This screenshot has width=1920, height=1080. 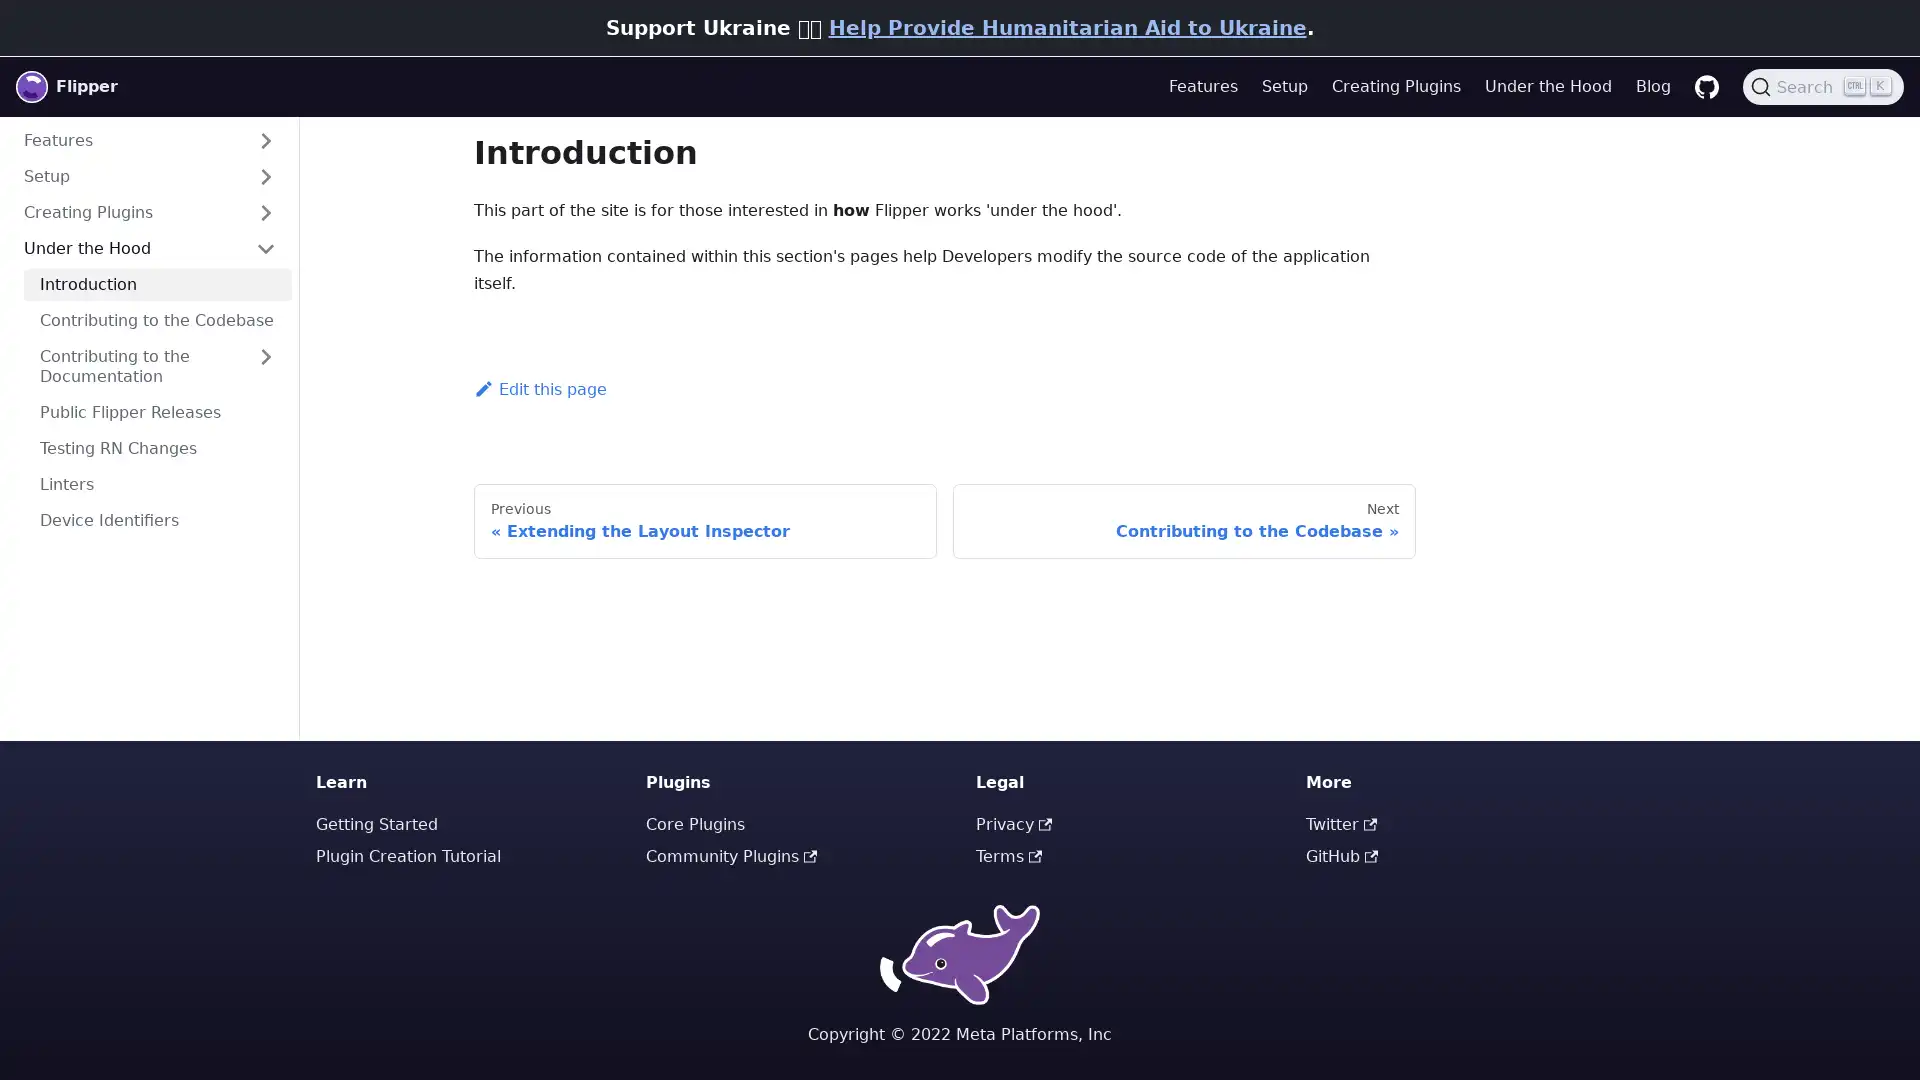 What do you see at coordinates (1823, 86) in the screenshot?
I see `Search` at bounding box center [1823, 86].